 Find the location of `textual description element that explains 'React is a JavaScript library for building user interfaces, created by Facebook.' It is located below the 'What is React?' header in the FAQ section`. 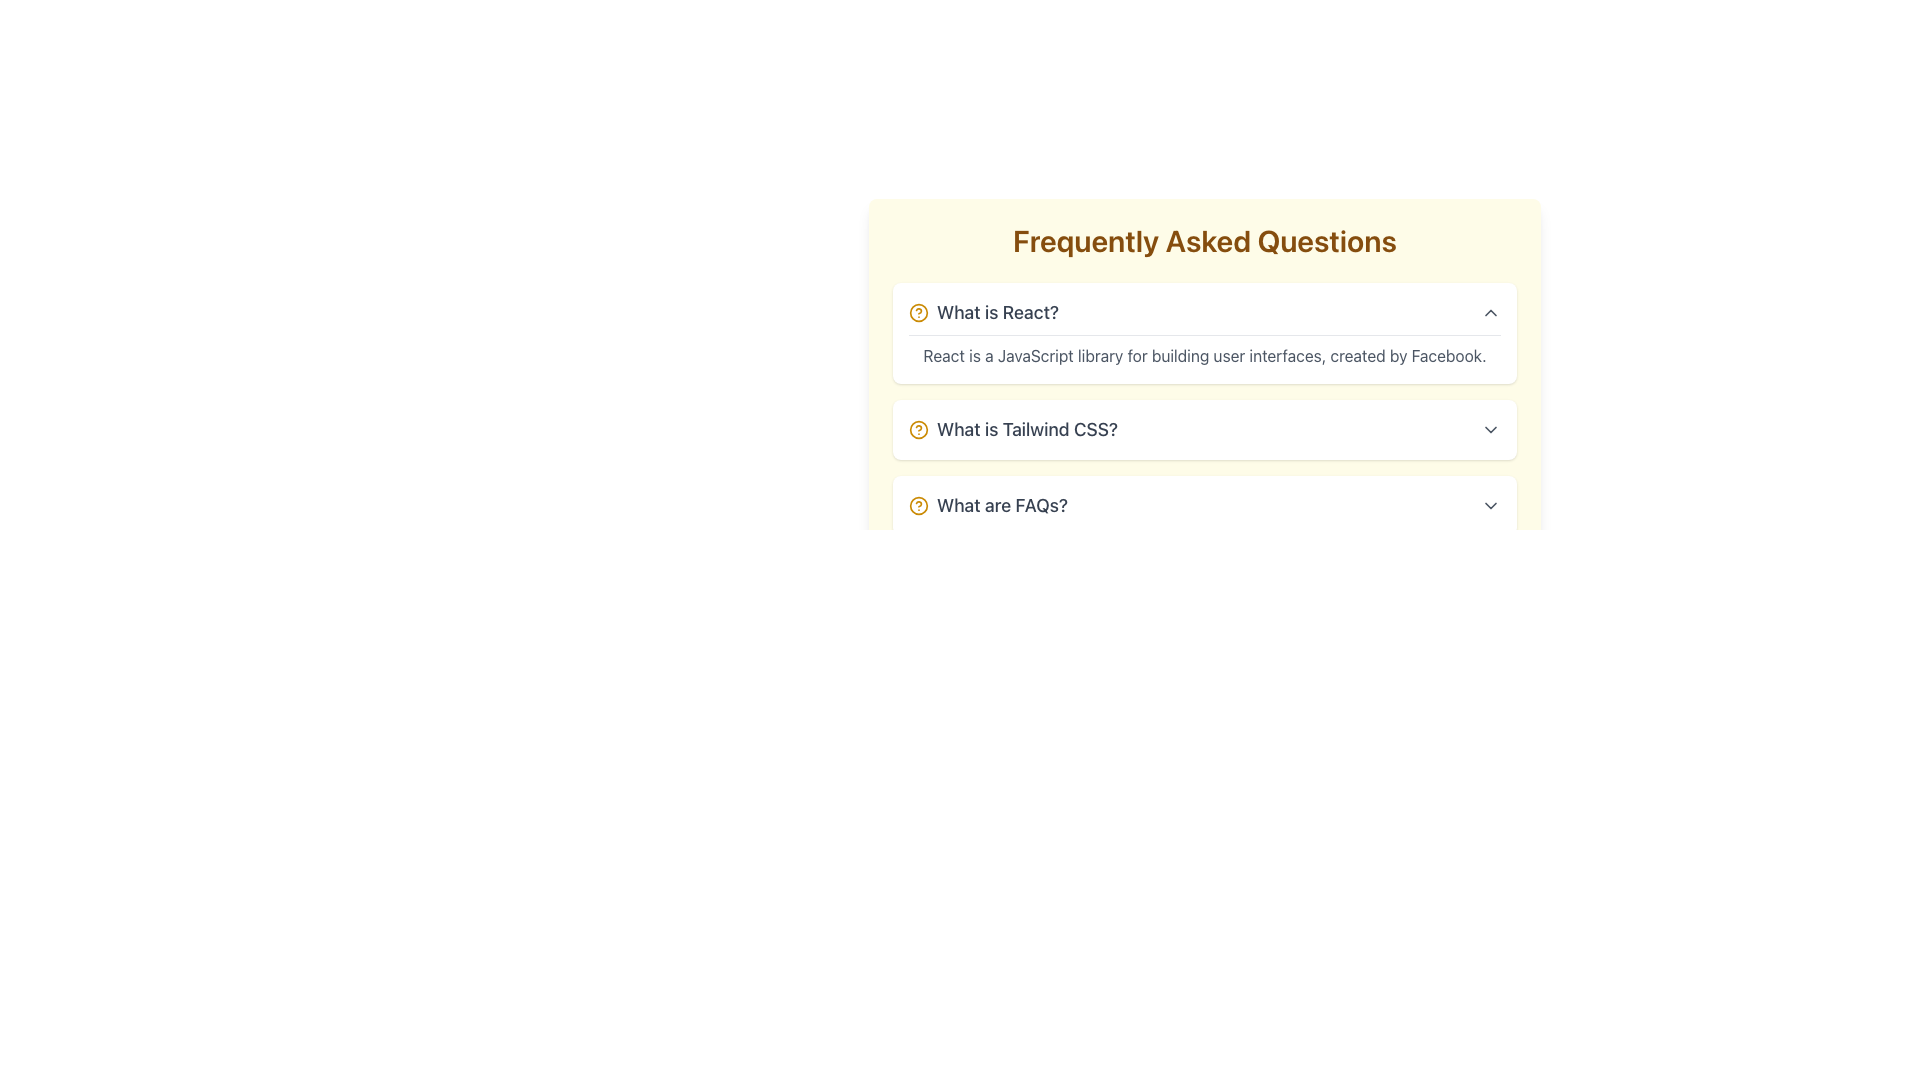

textual description element that explains 'React is a JavaScript library for building user interfaces, created by Facebook.' It is located below the 'What is React?' header in the FAQ section is located at coordinates (1203, 354).